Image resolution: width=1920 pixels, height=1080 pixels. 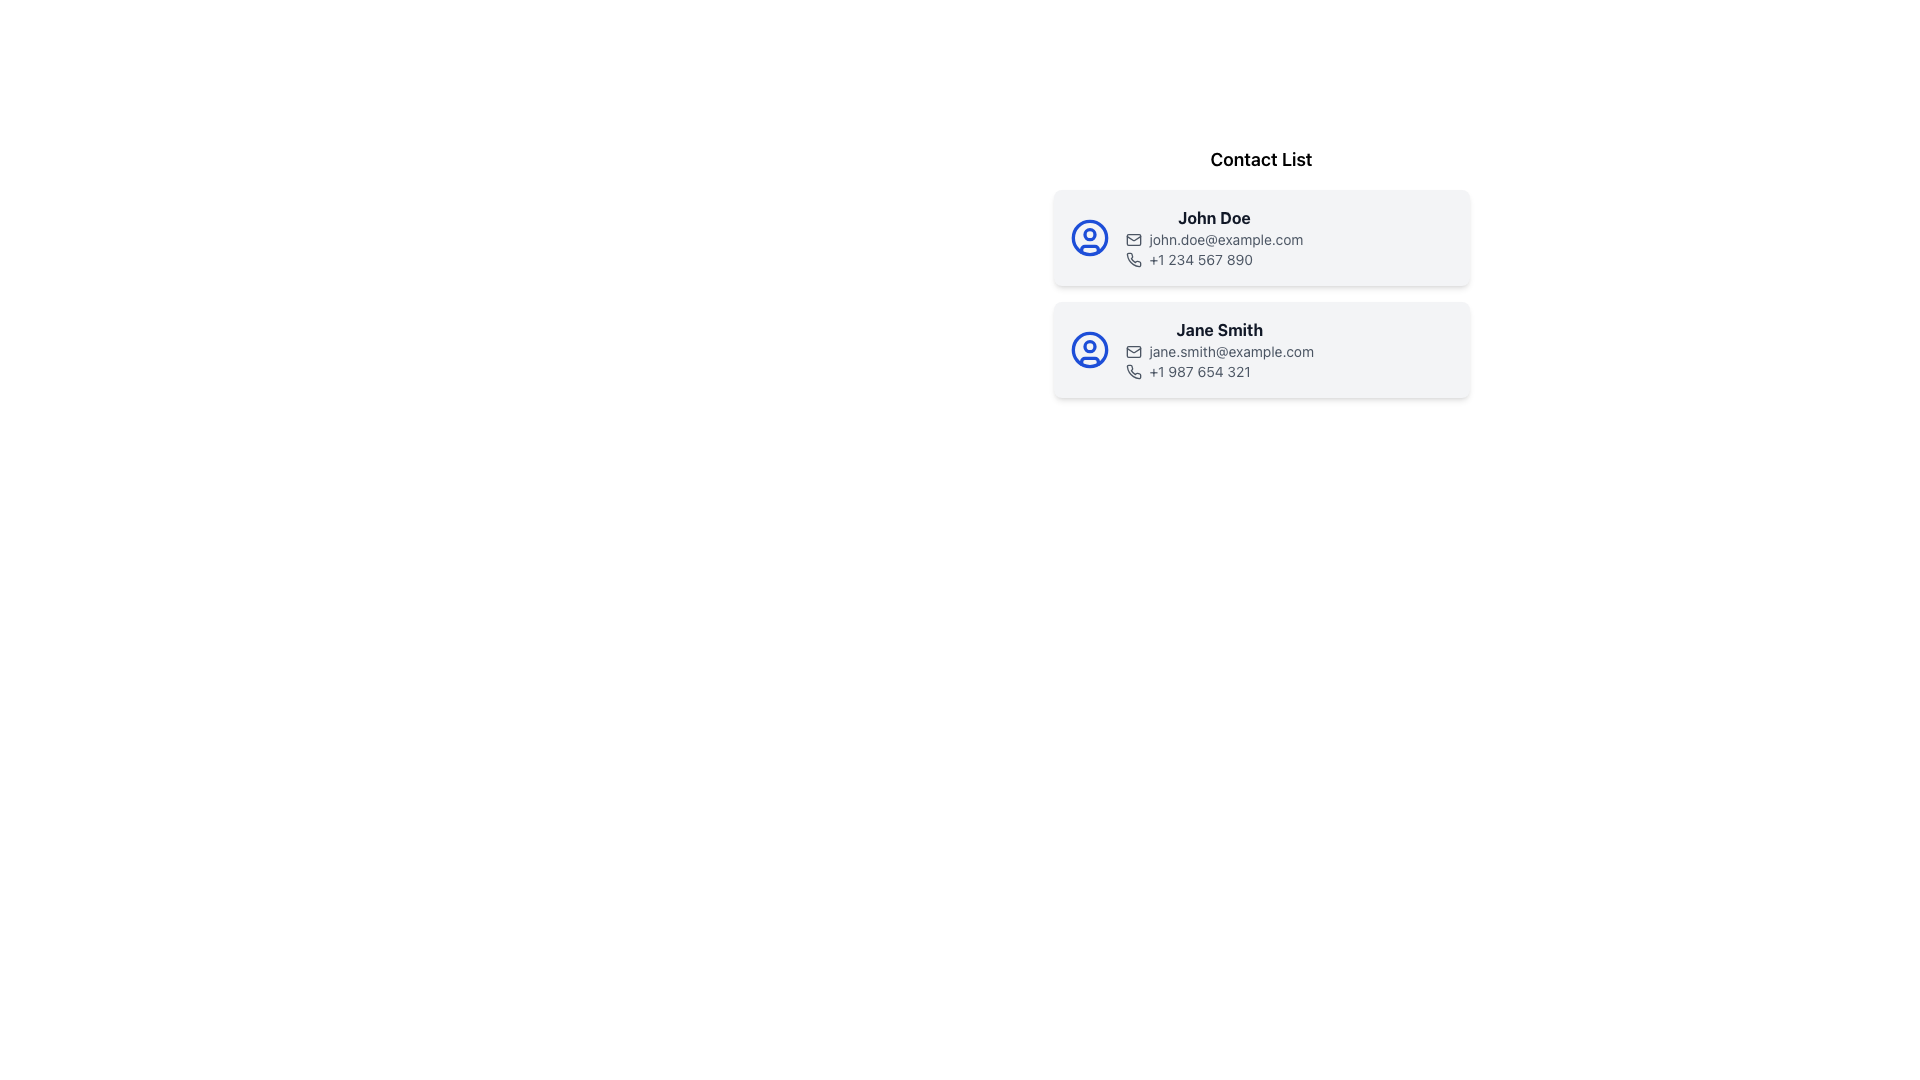 I want to click on the small rectangular shape with rounded edges that is part of the envelope icon representing email functionality, located beside John Doe in the contact list, so click(x=1133, y=238).